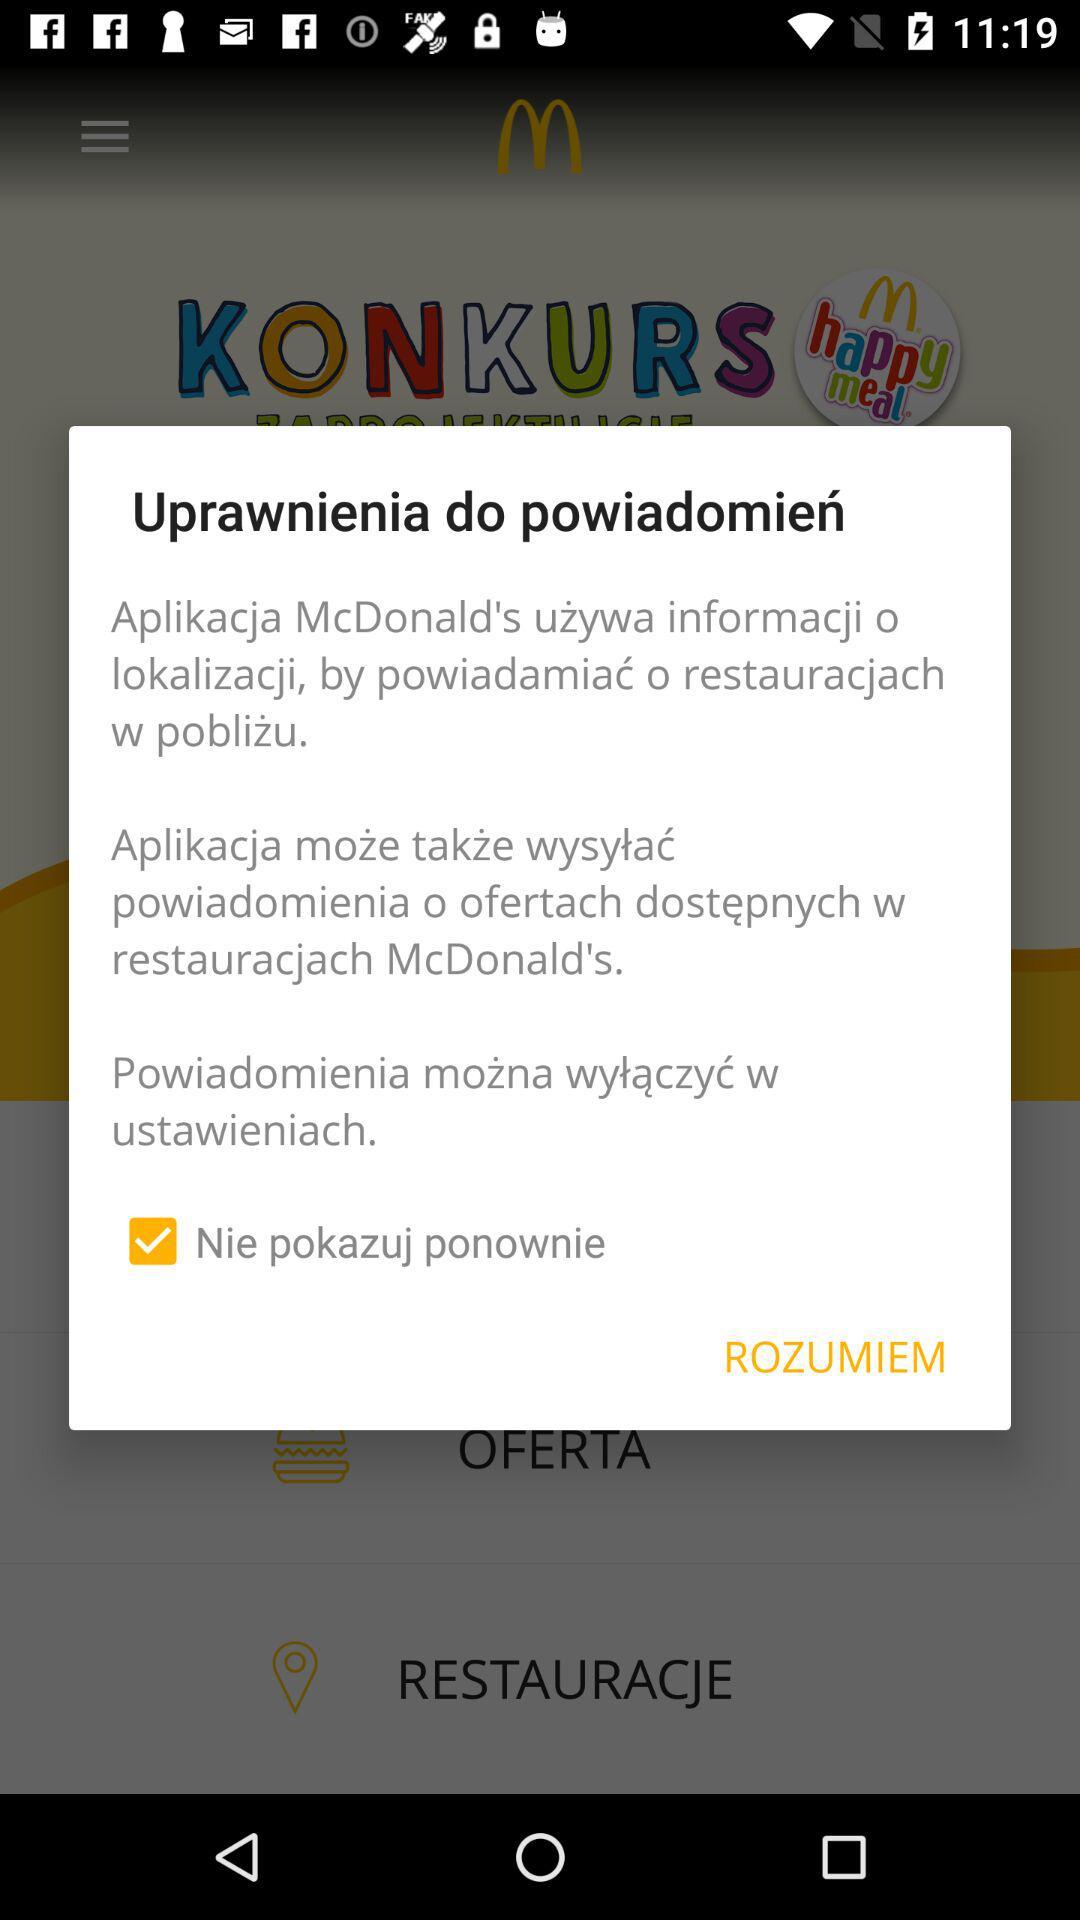 This screenshot has width=1080, height=1920. Describe the element at coordinates (835, 1356) in the screenshot. I see `the icon below the aplikacja mcdonald s icon` at that location.